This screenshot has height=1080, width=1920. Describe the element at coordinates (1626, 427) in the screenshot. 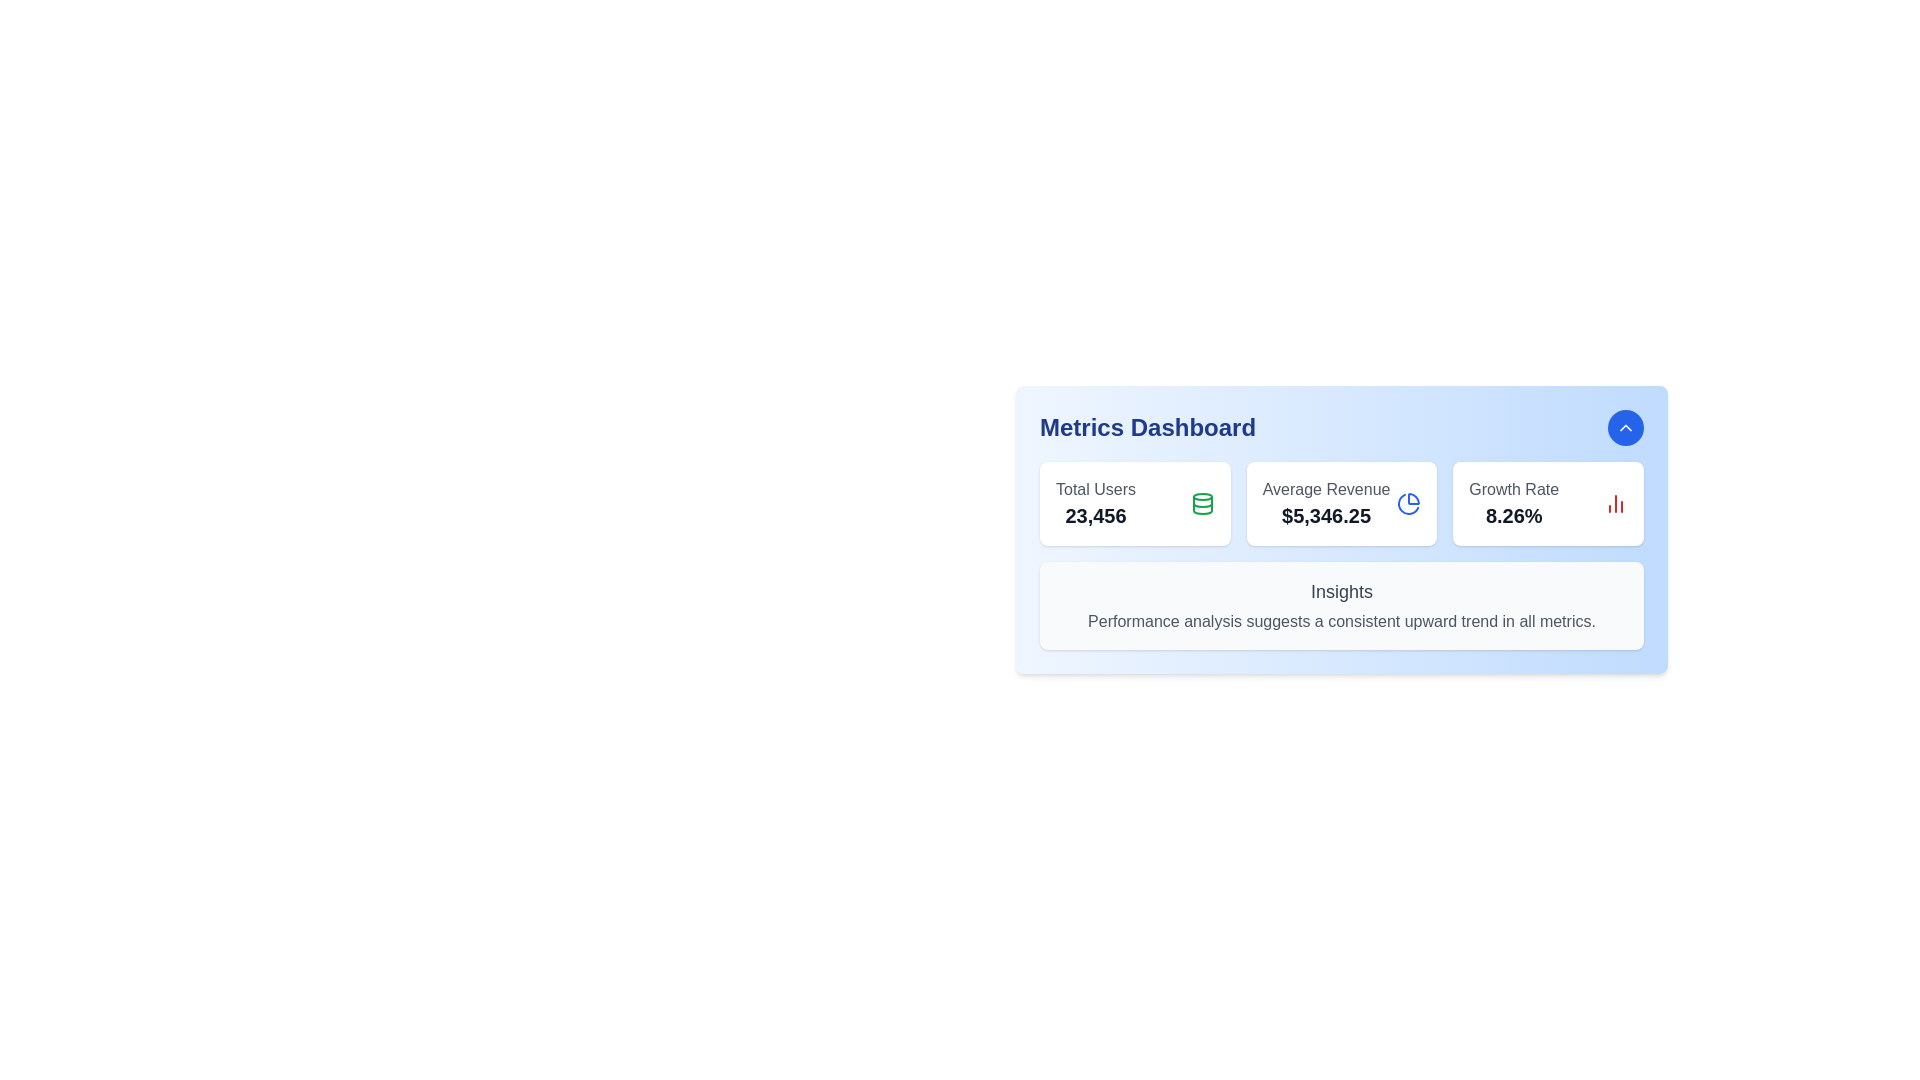

I see `the small upward-pointing chevron icon with a blue background located at the top-right corner of the 'Metrics Dashboard' card` at that location.